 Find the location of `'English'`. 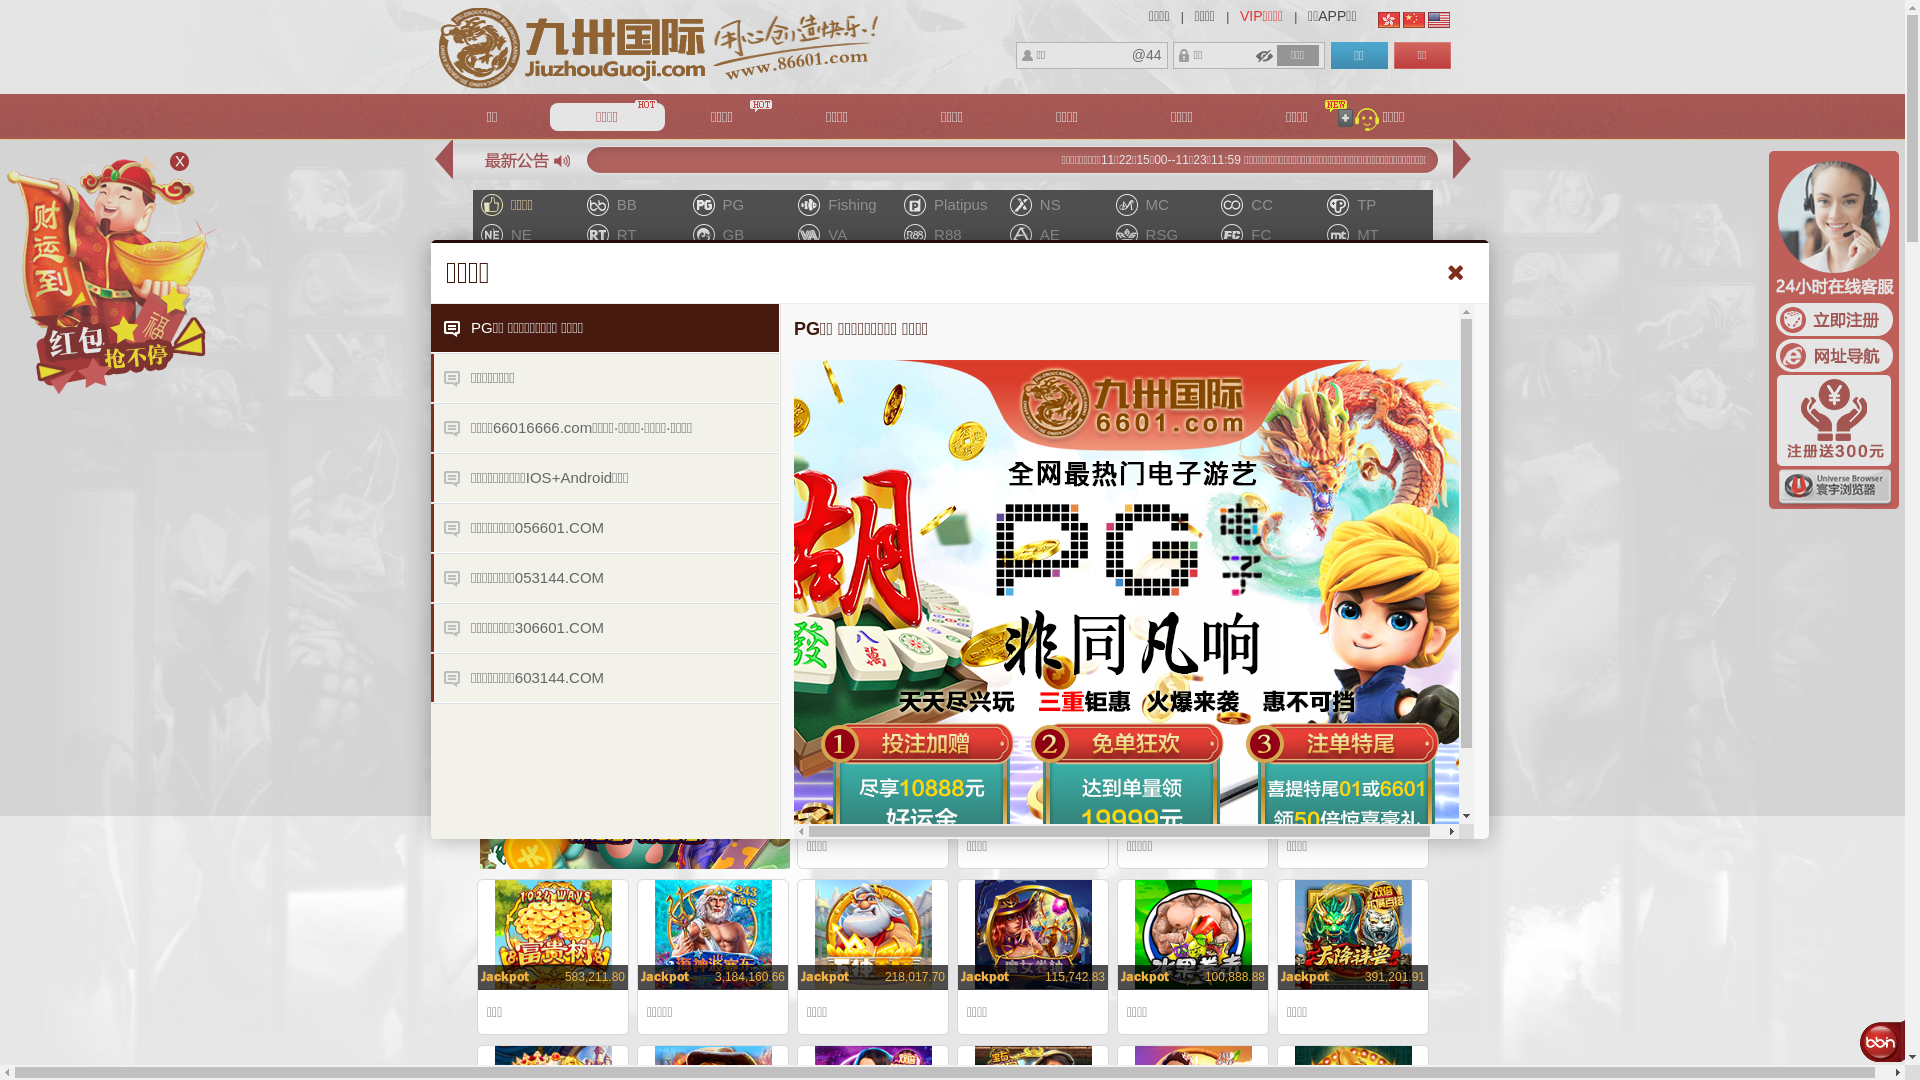

'English' is located at coordinates (1438, 19).